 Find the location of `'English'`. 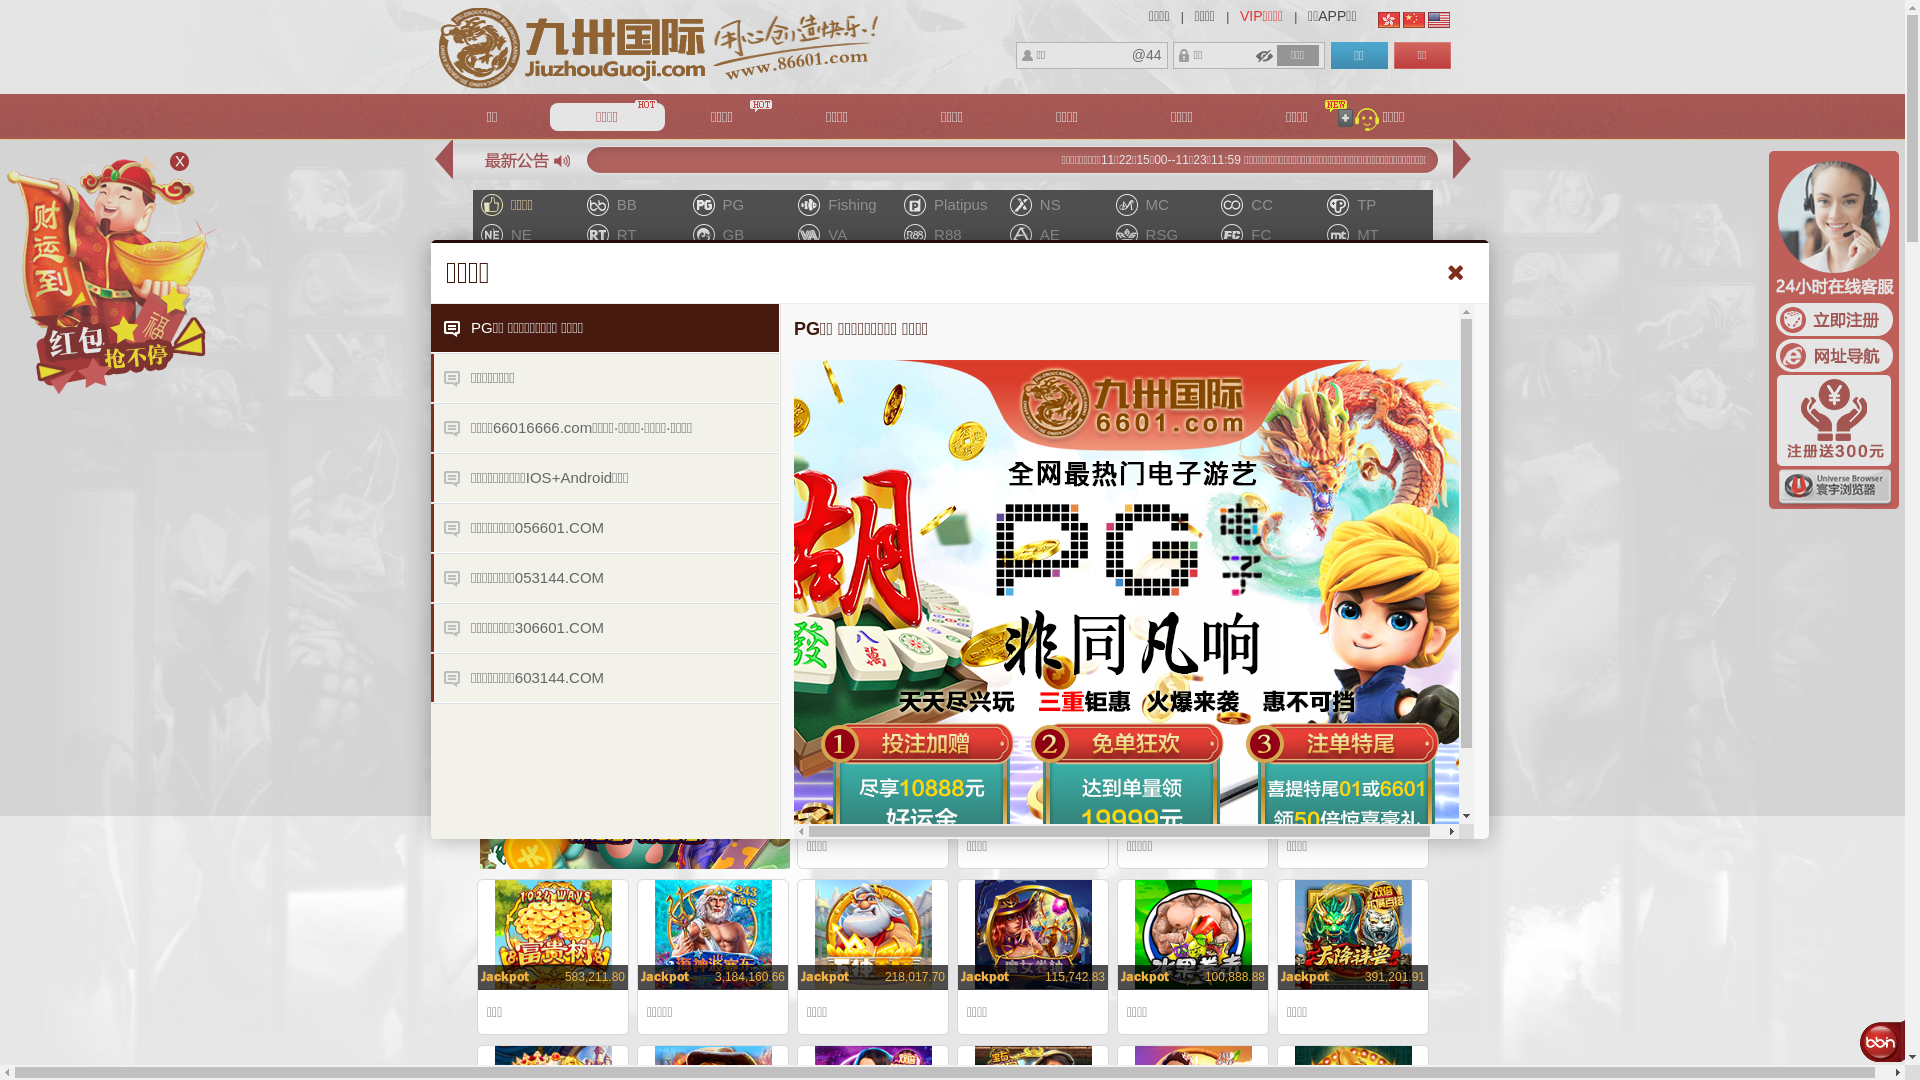

'English' is located at coordinates (1438, 19).